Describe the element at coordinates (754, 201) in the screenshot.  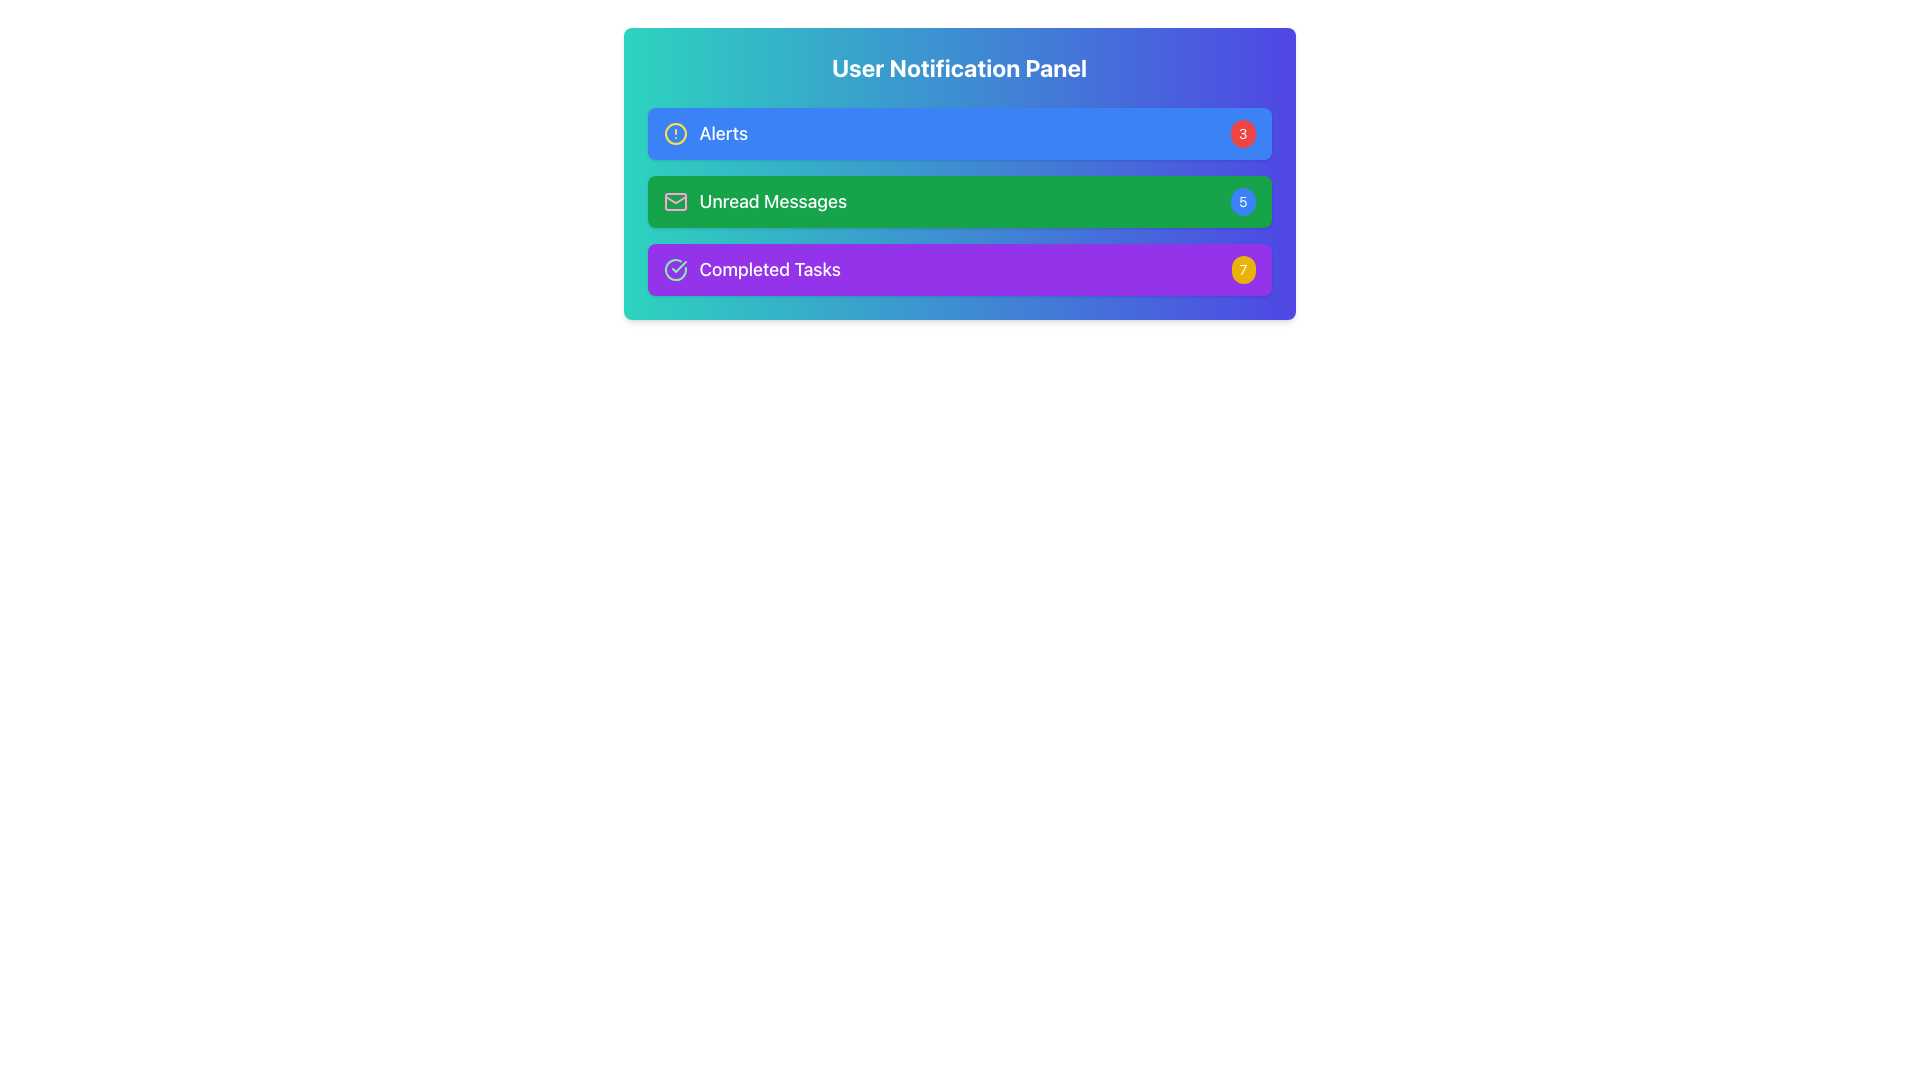
I see `the 'Unread Messages' informational label in the notification panel, which is visually highlighted on a green background and positioned between the 'Alerts' section and the 'Completed Tasks' section` at that location.